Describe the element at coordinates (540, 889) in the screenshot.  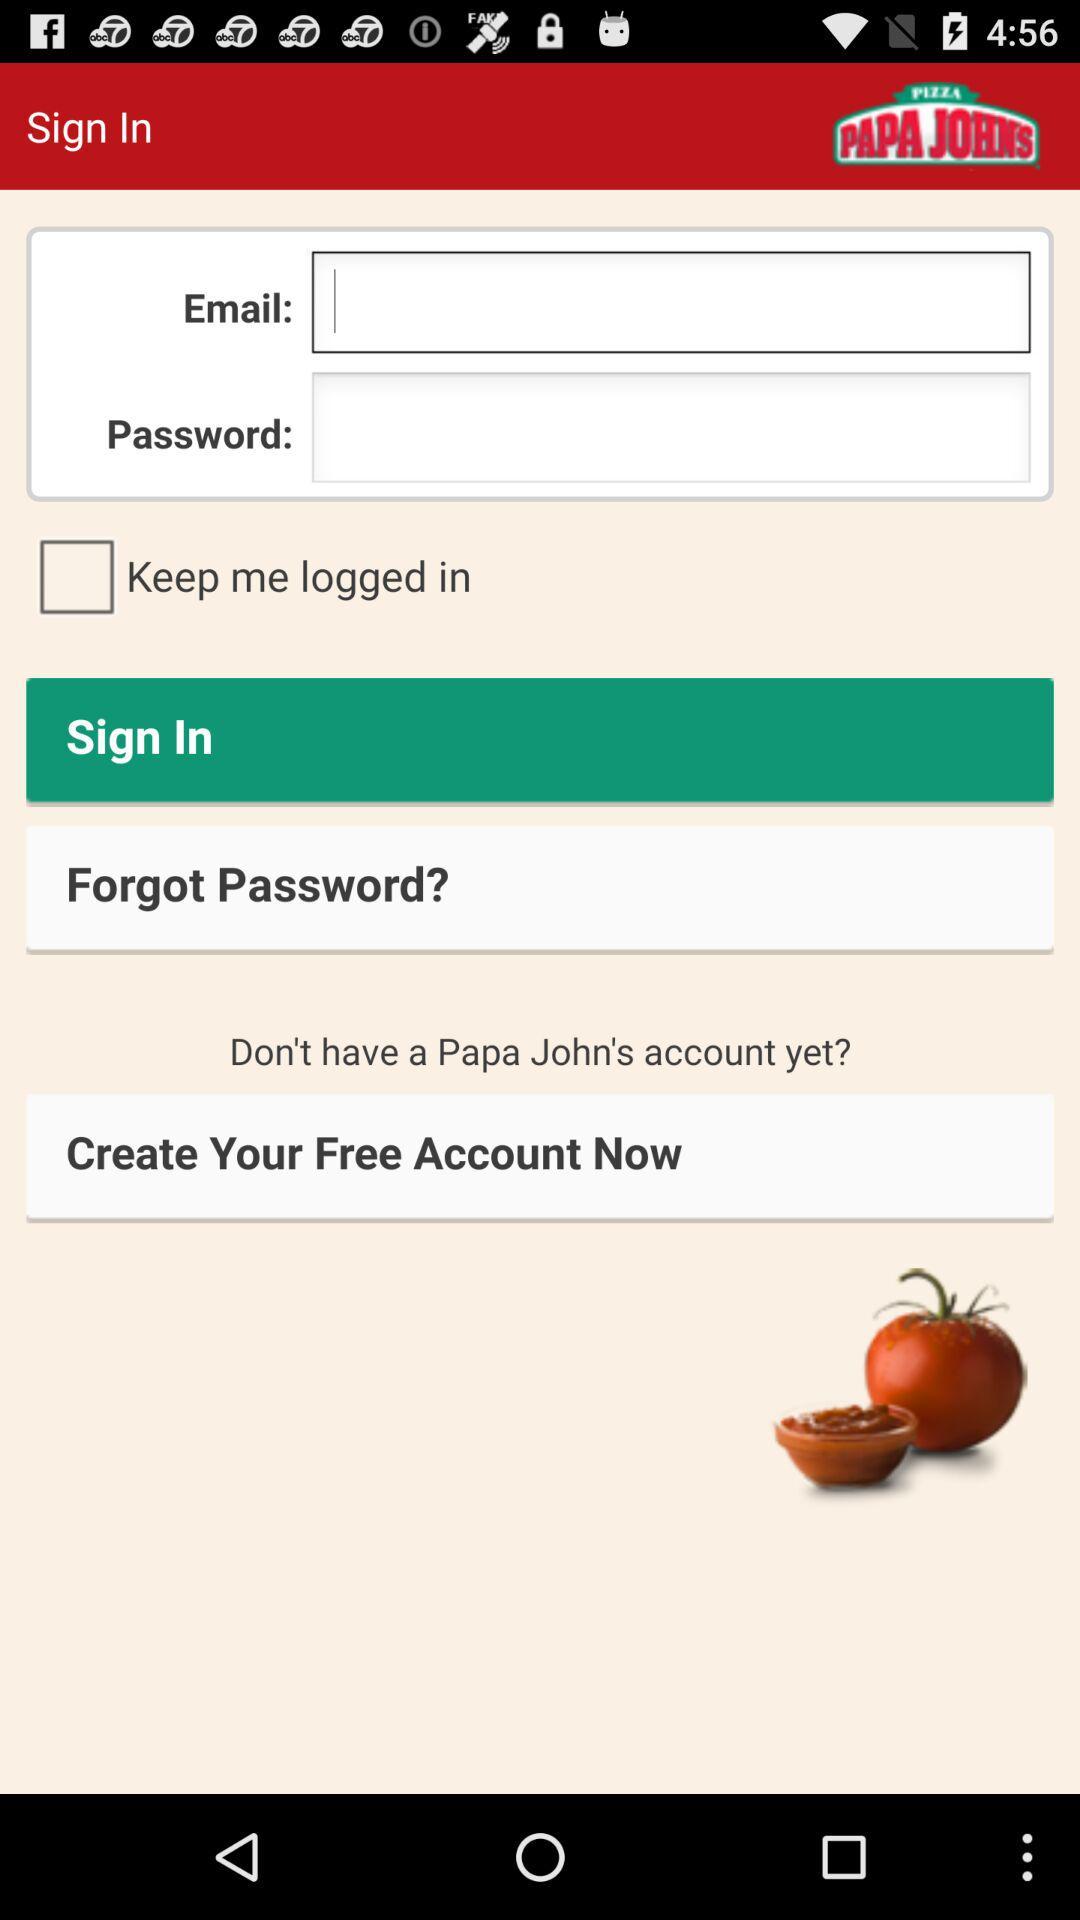
I see `the icon above don t have icon` at that location.